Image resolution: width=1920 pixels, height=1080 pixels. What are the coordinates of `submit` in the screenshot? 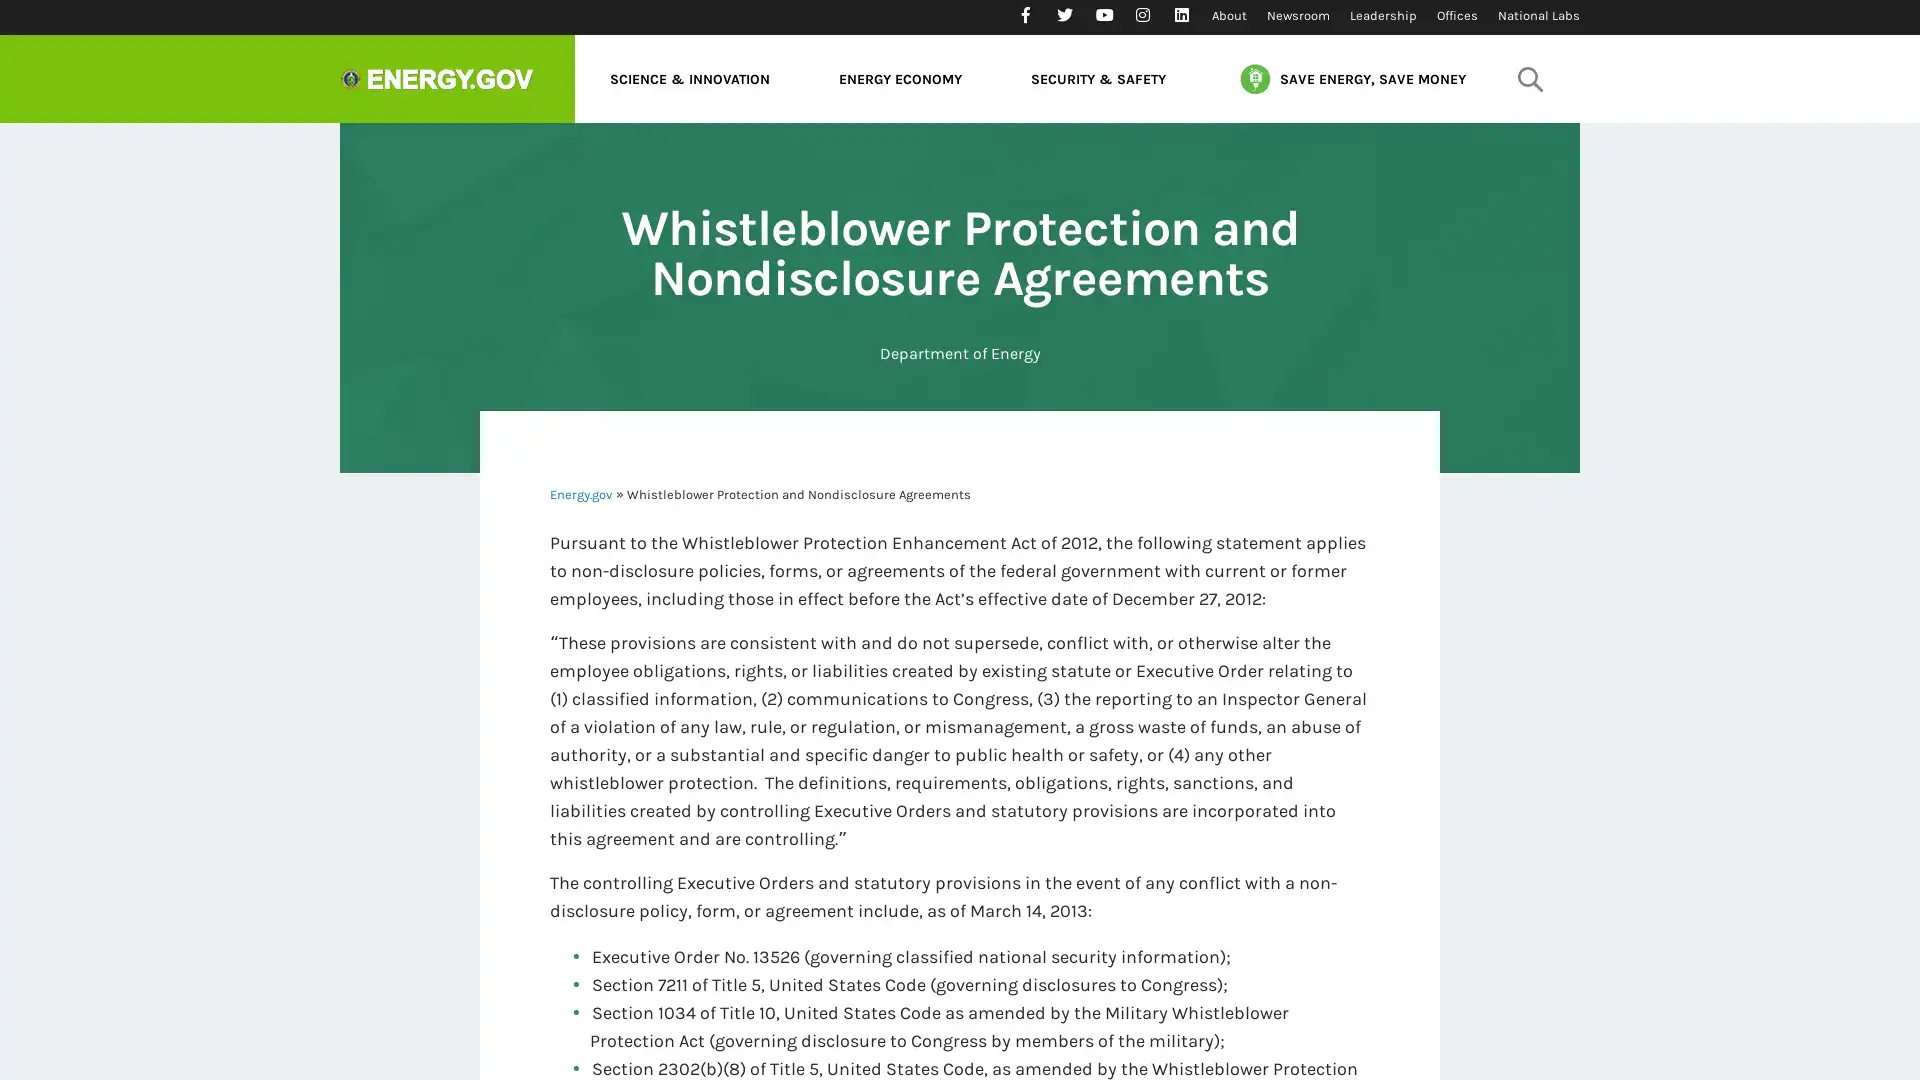 It's located at (1529, 77).